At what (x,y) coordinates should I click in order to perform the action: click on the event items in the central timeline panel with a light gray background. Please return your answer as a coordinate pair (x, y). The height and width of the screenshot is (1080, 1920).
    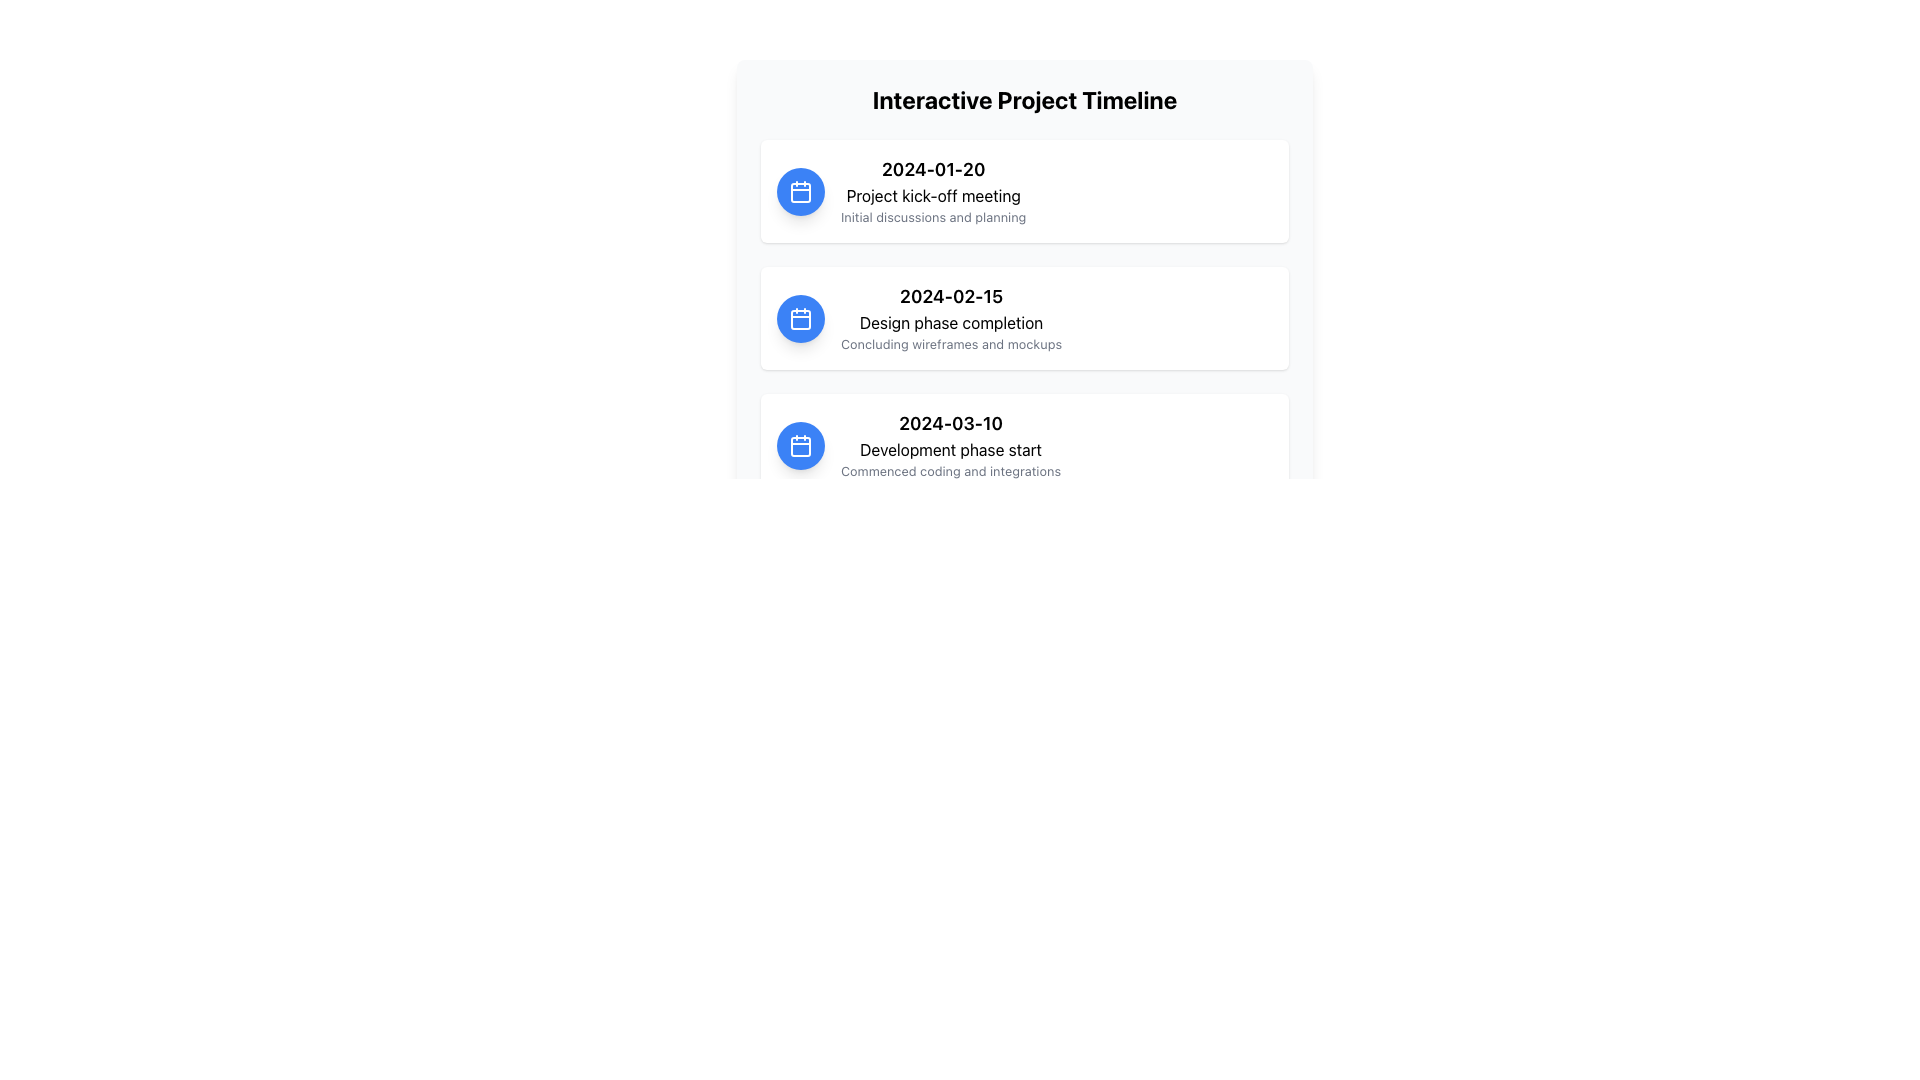
    Looking at the image, I should click on (1025, 320).